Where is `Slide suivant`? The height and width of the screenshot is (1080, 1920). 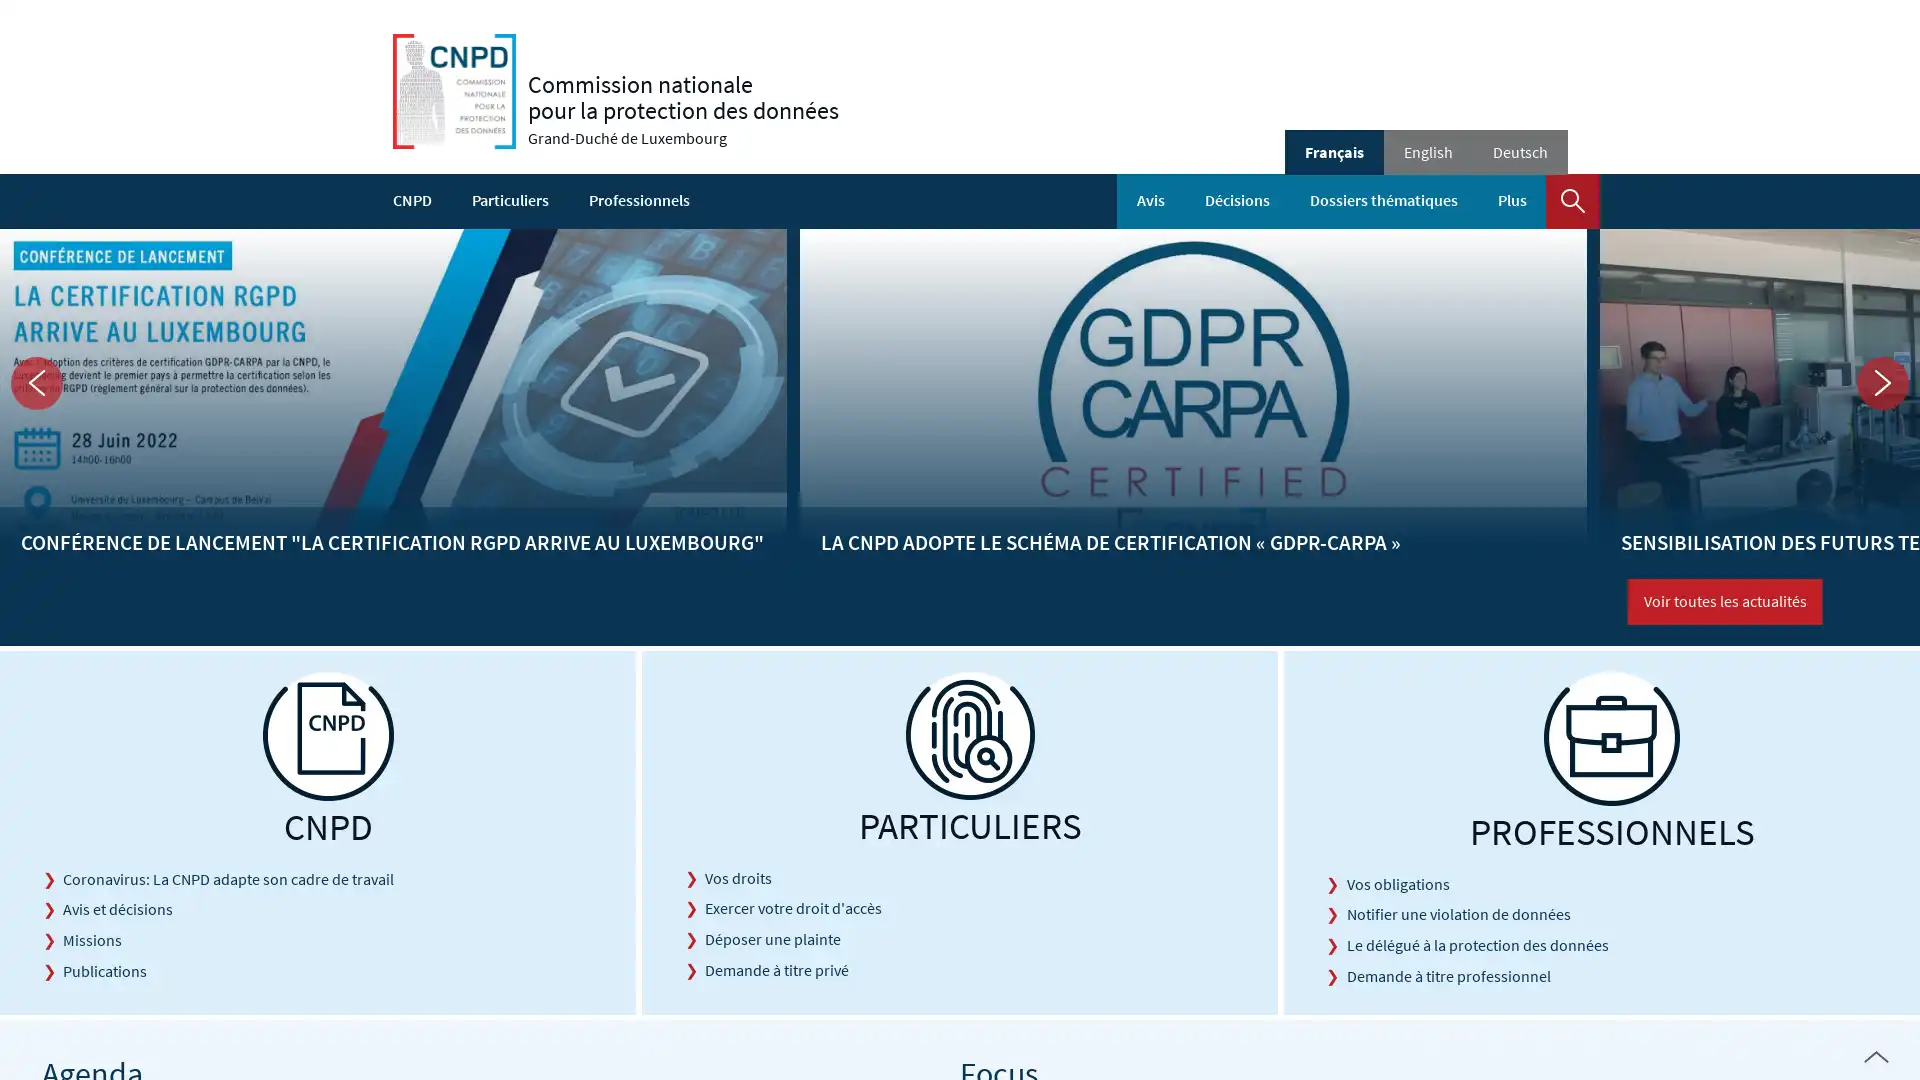 Slide suivant is located at coordinates (1881, 382).